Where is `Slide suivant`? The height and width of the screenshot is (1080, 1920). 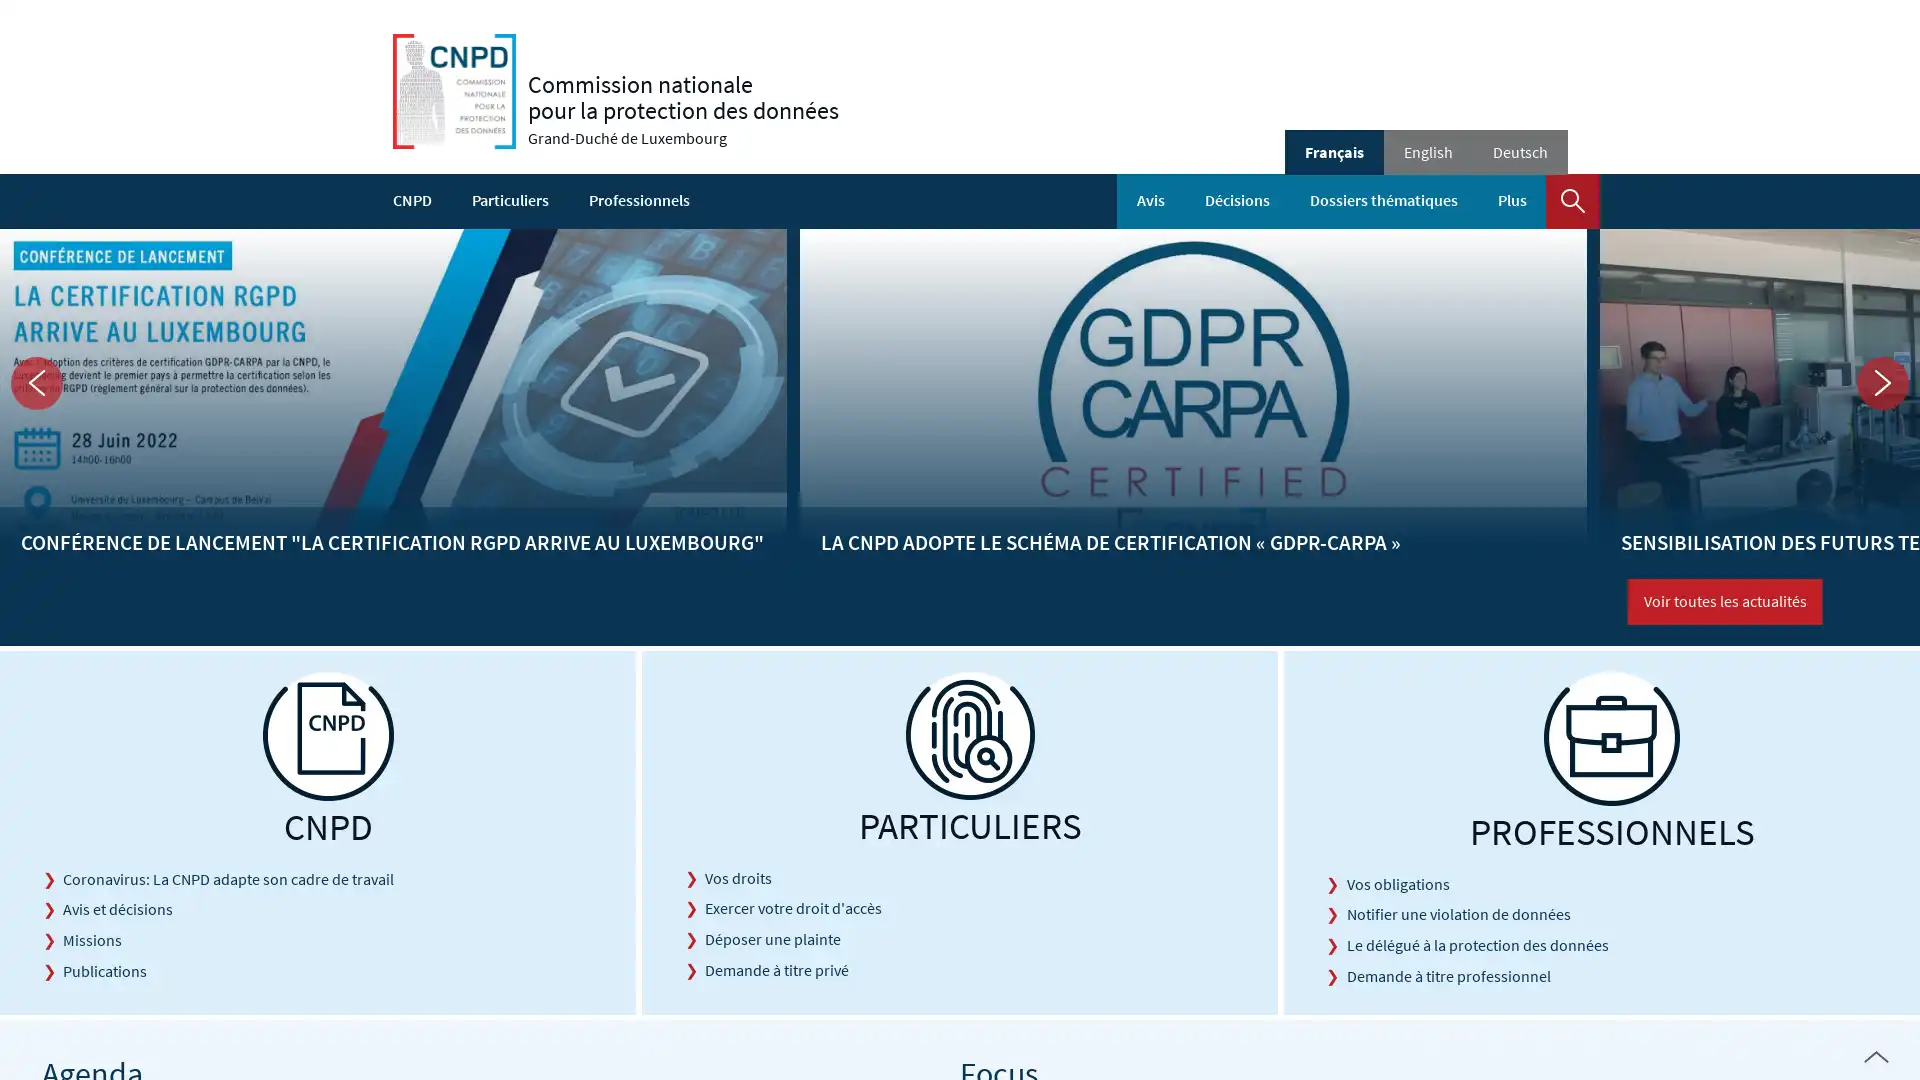 Slide suivant is located at coordinates (1881, 382).